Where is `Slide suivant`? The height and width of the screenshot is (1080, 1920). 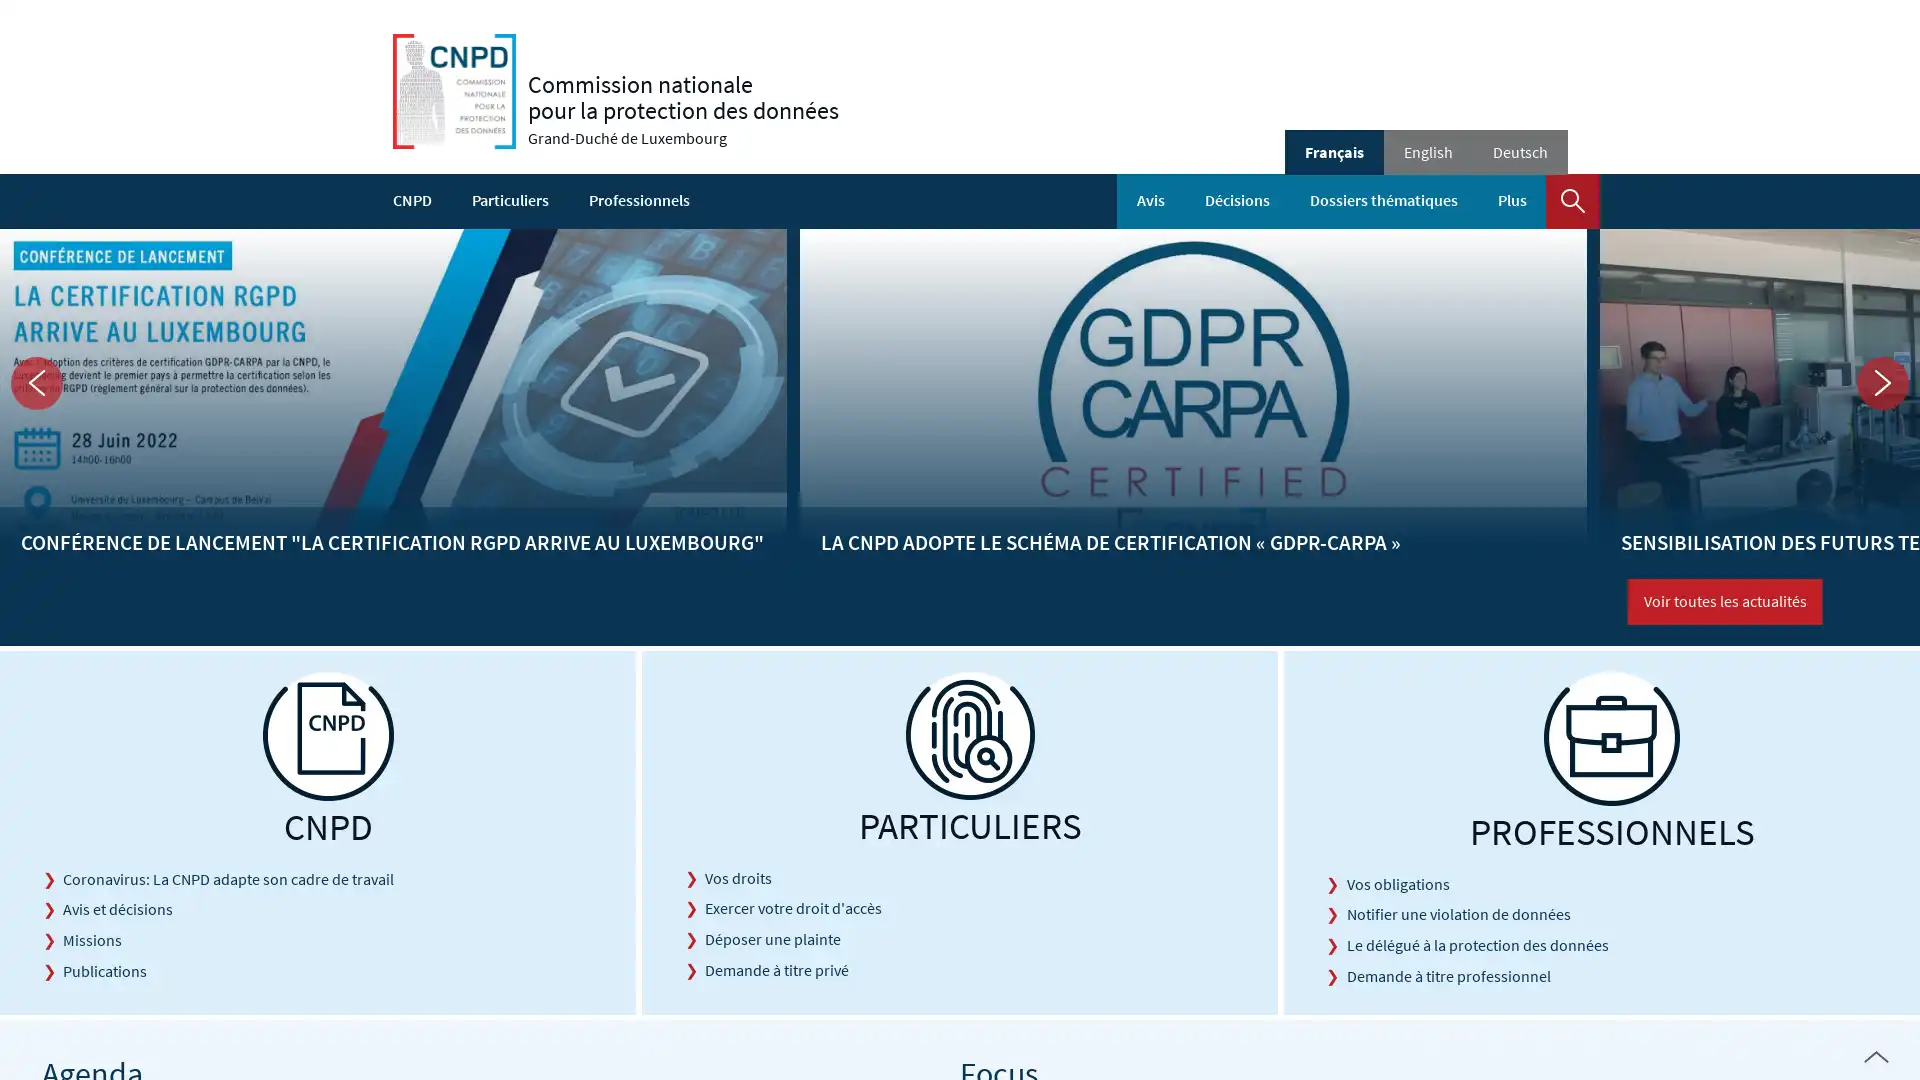 Slide suivant is located at coordinates (1881, 382).